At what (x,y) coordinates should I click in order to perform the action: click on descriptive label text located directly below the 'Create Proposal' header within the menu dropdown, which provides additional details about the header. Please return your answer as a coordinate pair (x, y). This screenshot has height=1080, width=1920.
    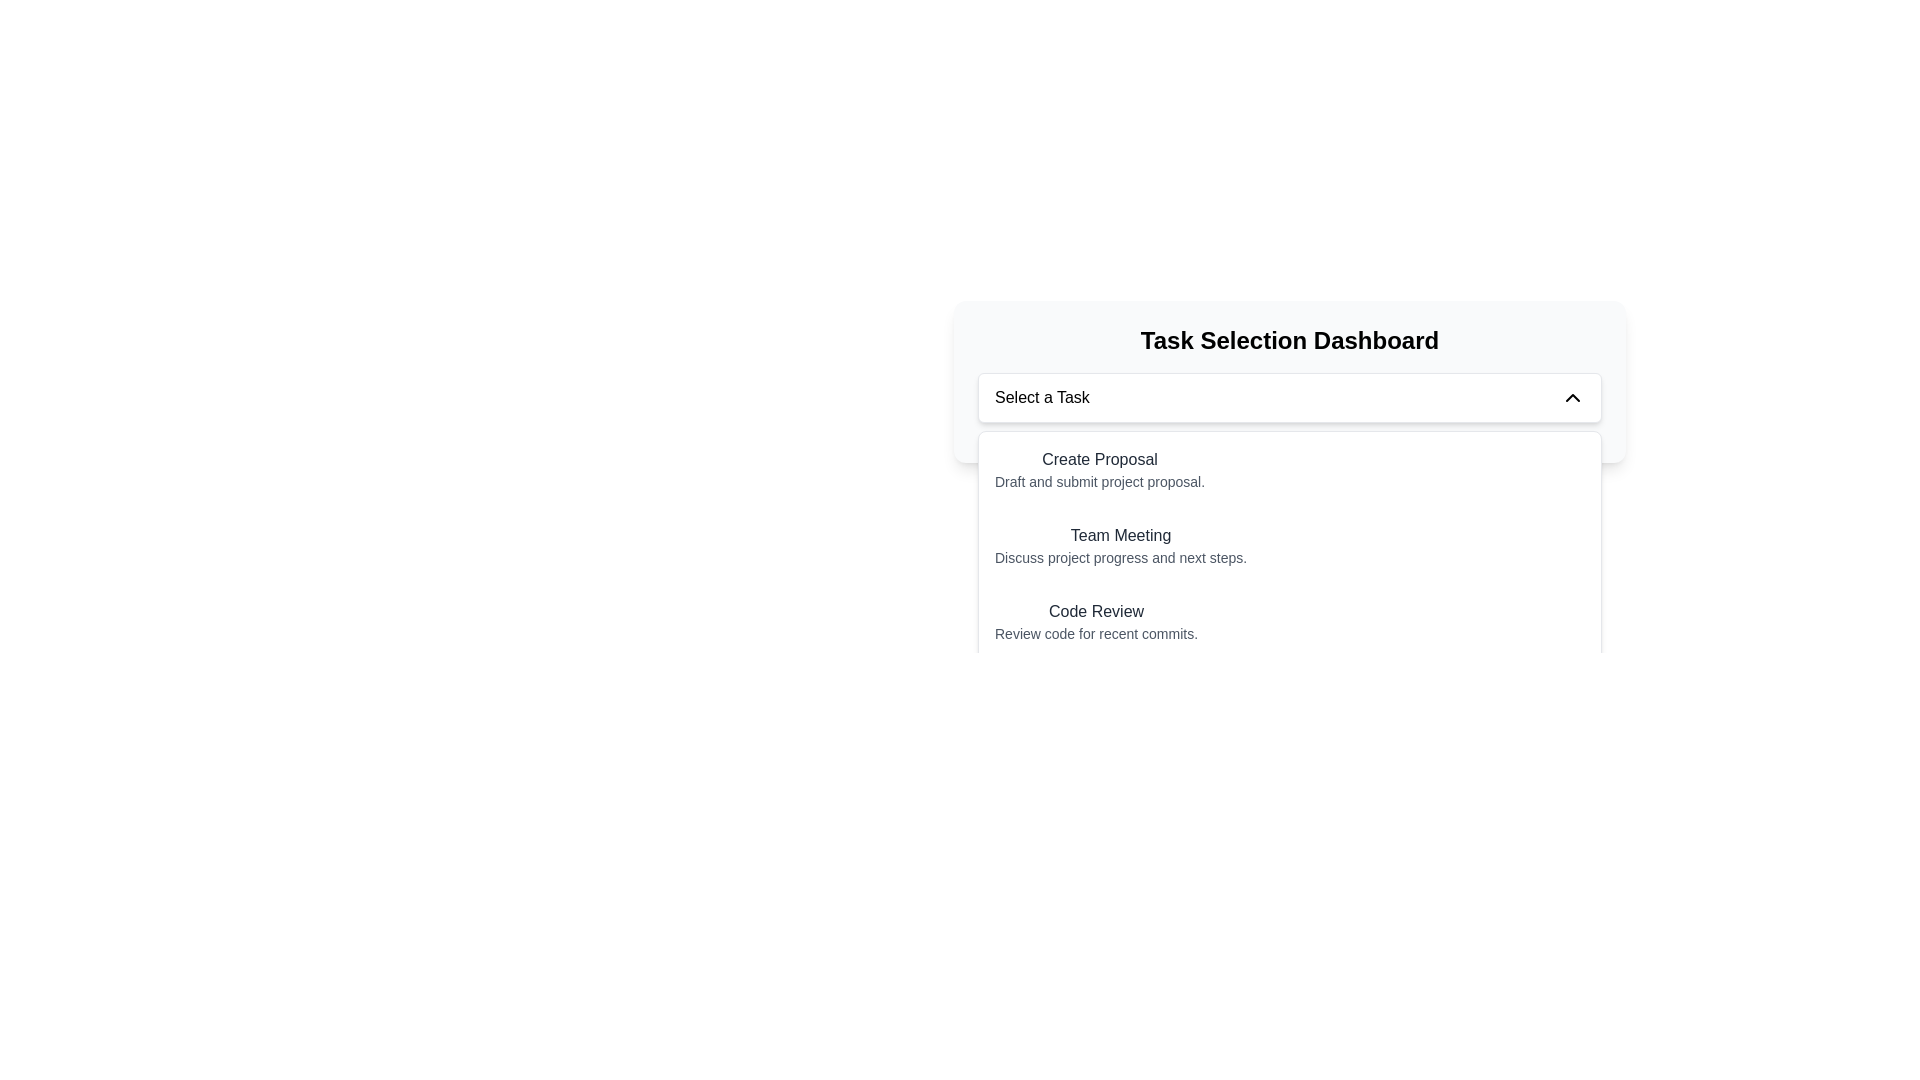
    Looking at the image, I should click on (1098, 482).